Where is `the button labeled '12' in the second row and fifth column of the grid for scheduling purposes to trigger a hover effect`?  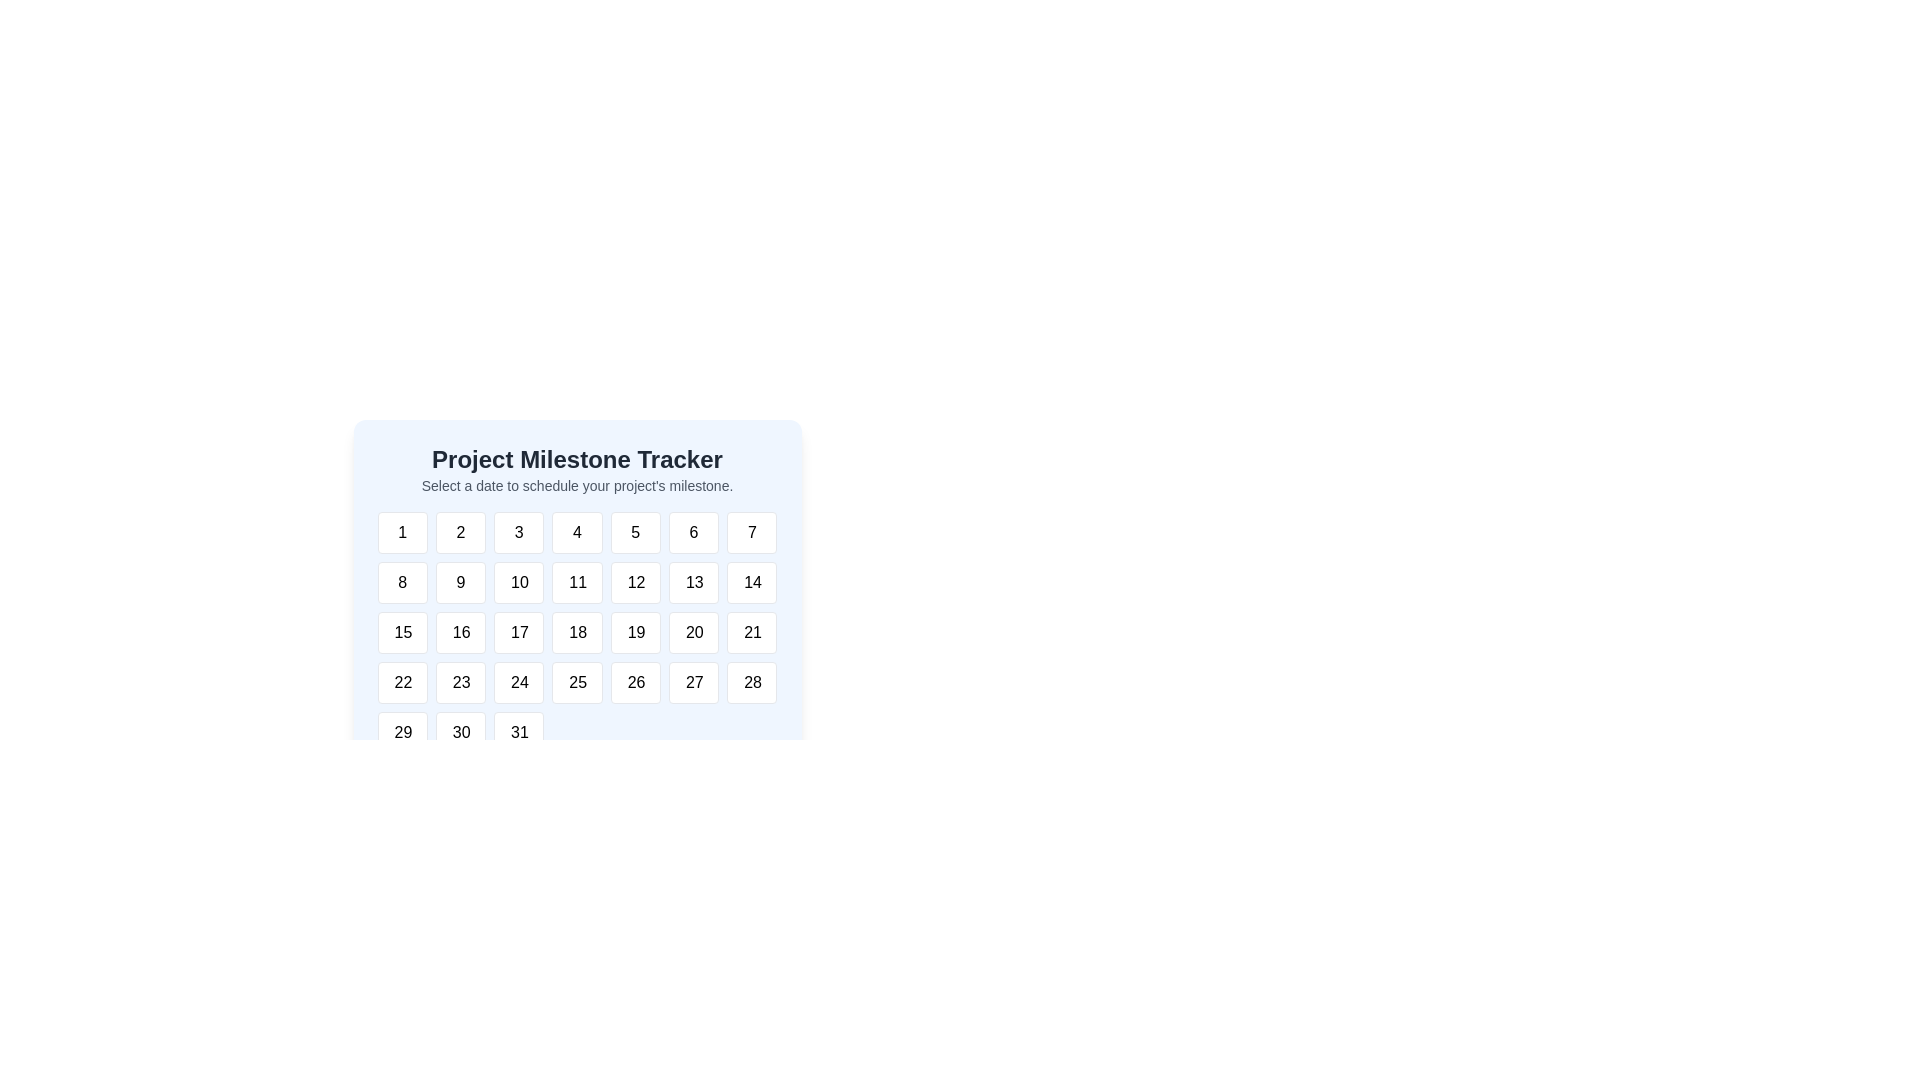 the button labeled '12' in the second row and fifth column of the grid for scheduling purposes to trigger a hover effect is located at coordinates (634, 582).